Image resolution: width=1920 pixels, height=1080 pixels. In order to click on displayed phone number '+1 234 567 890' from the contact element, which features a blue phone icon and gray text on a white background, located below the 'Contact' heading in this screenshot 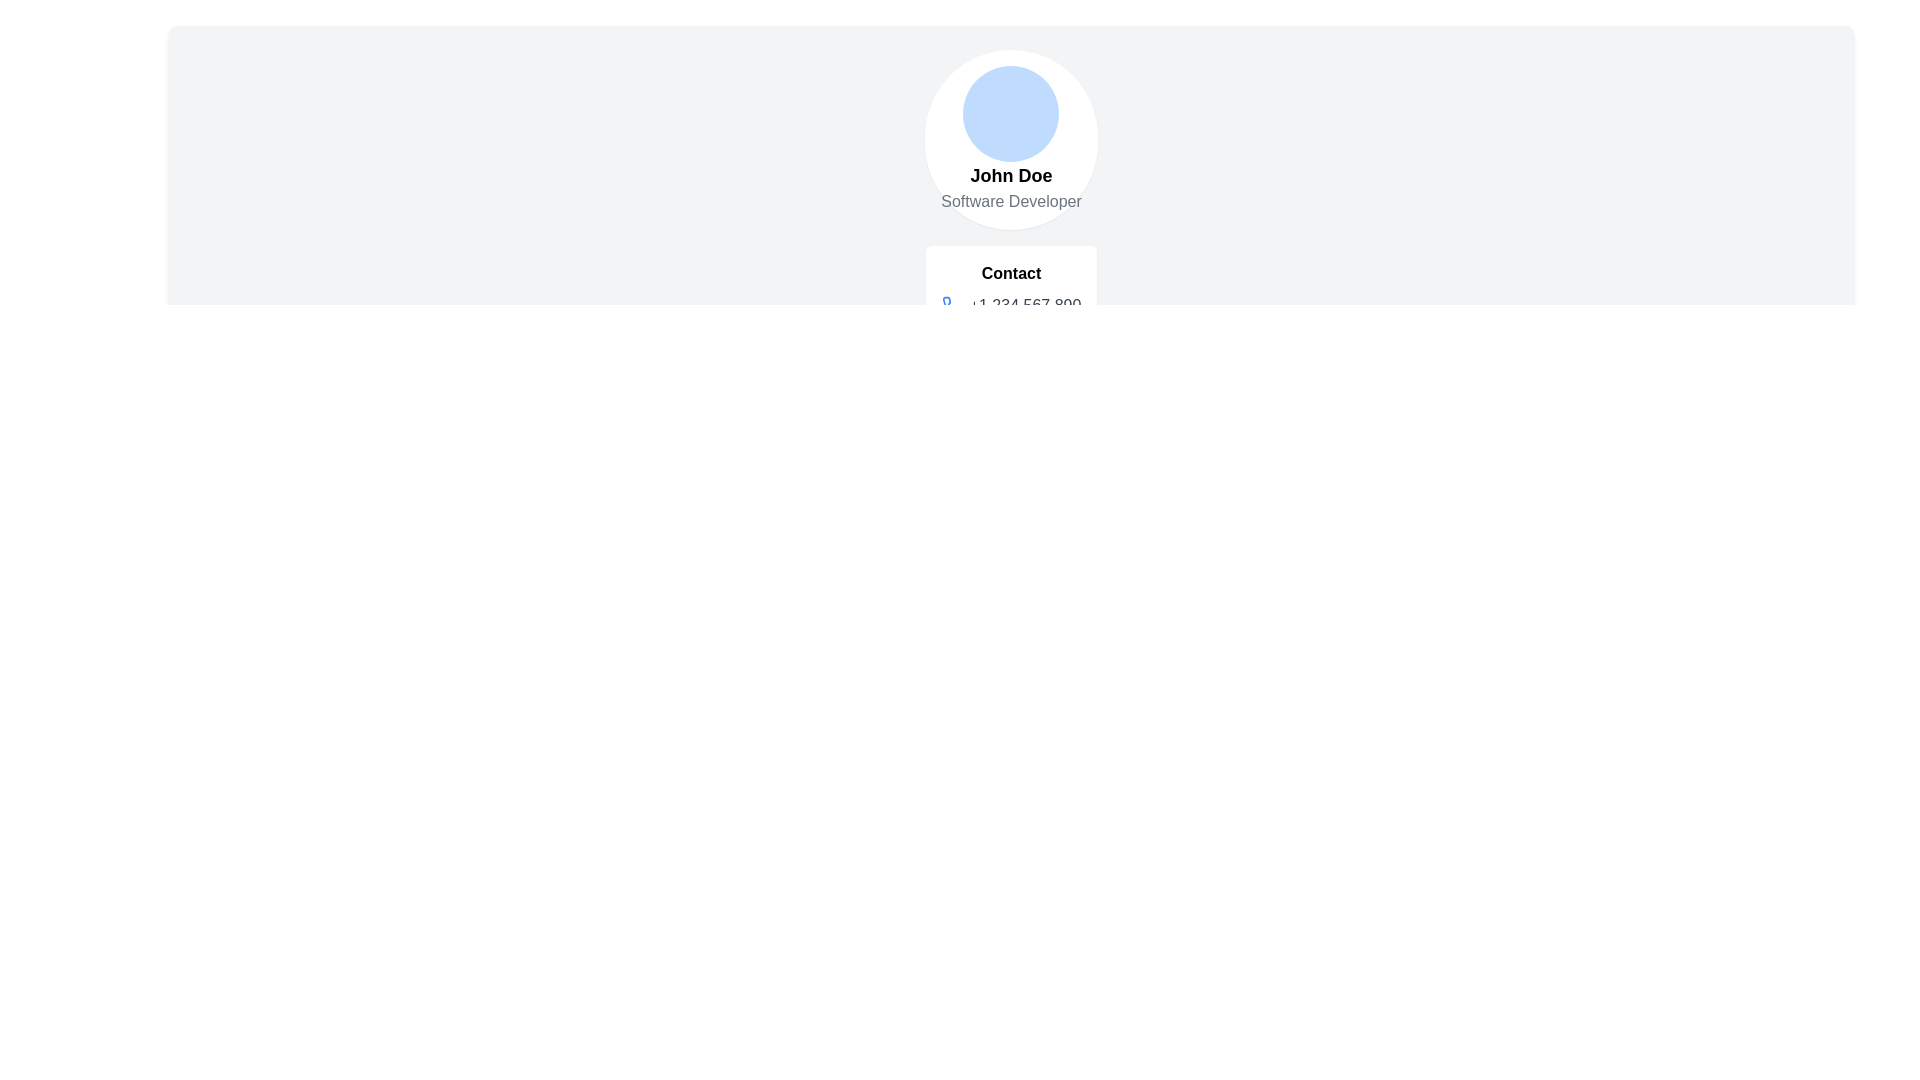, I will do `click(1011, 305)`.